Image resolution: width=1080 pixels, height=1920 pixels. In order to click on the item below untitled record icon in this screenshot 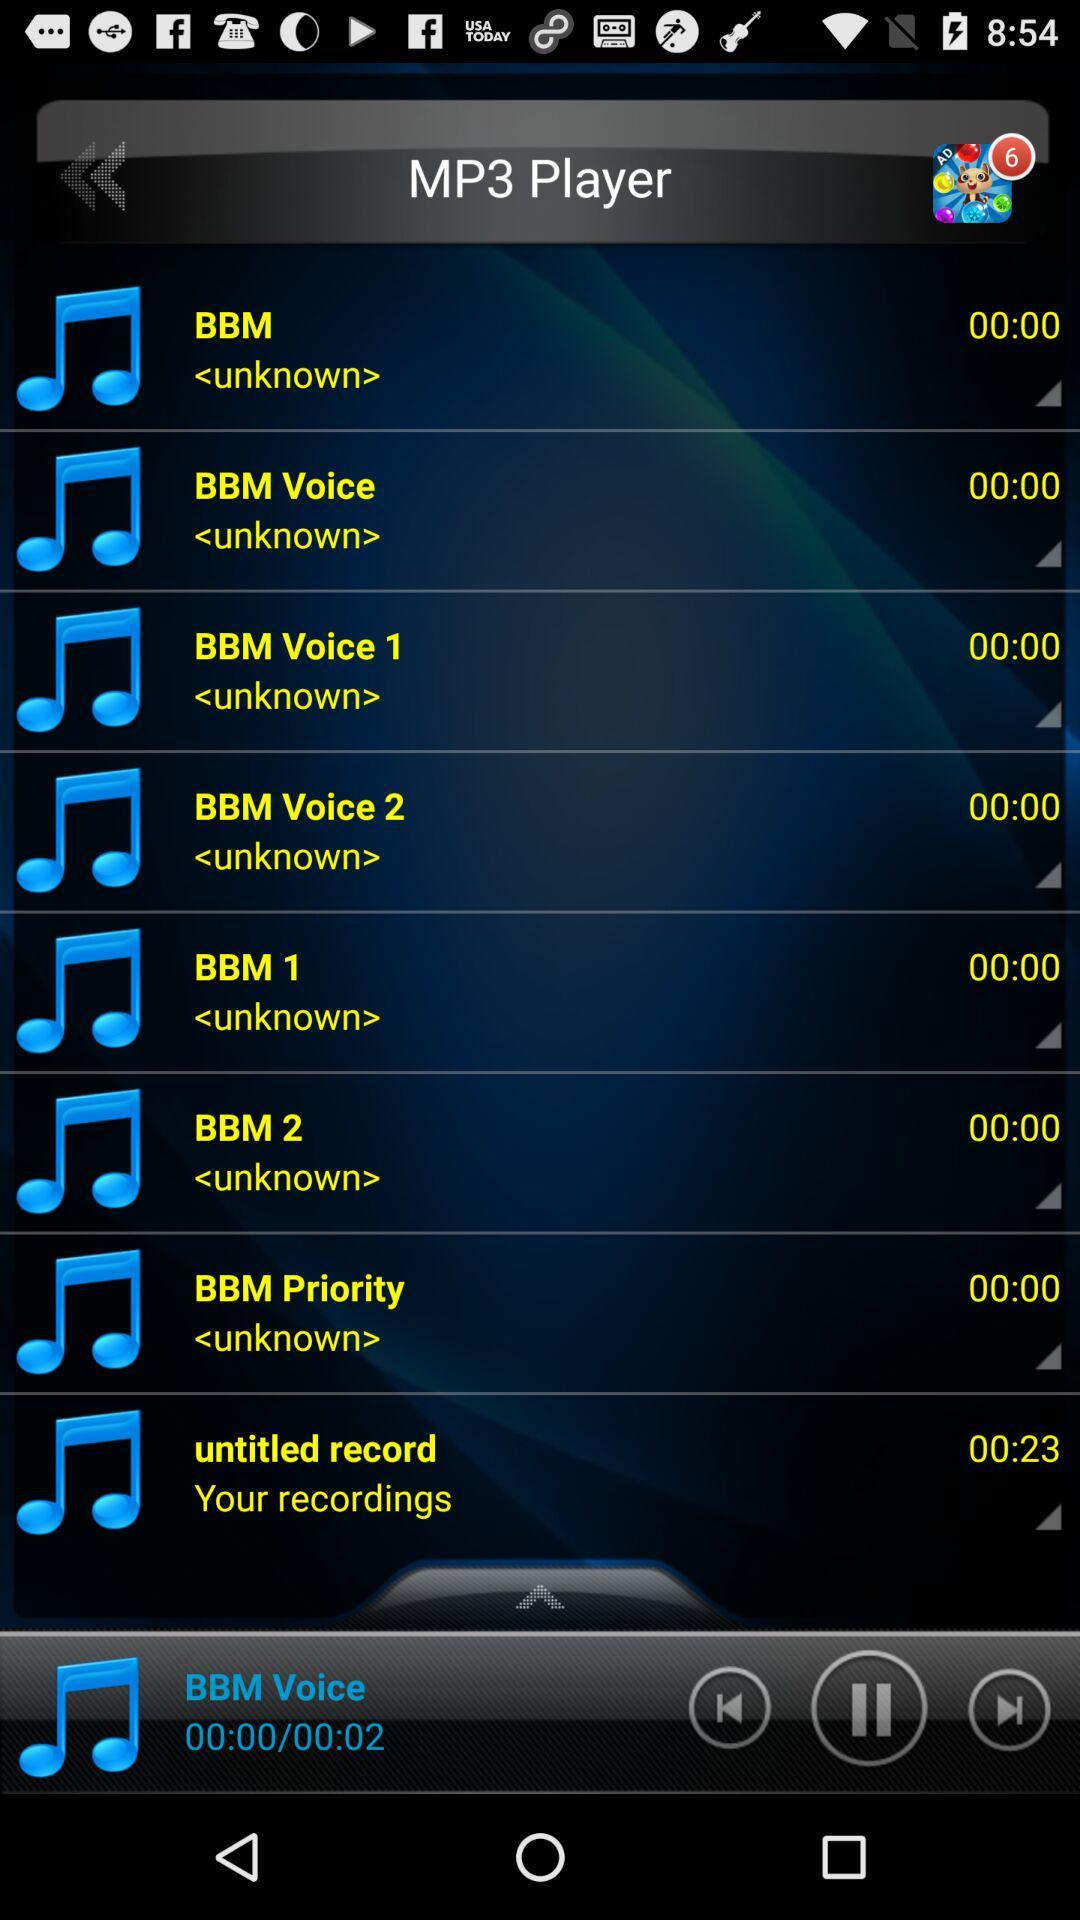, I will do `click(322, 1497)`.